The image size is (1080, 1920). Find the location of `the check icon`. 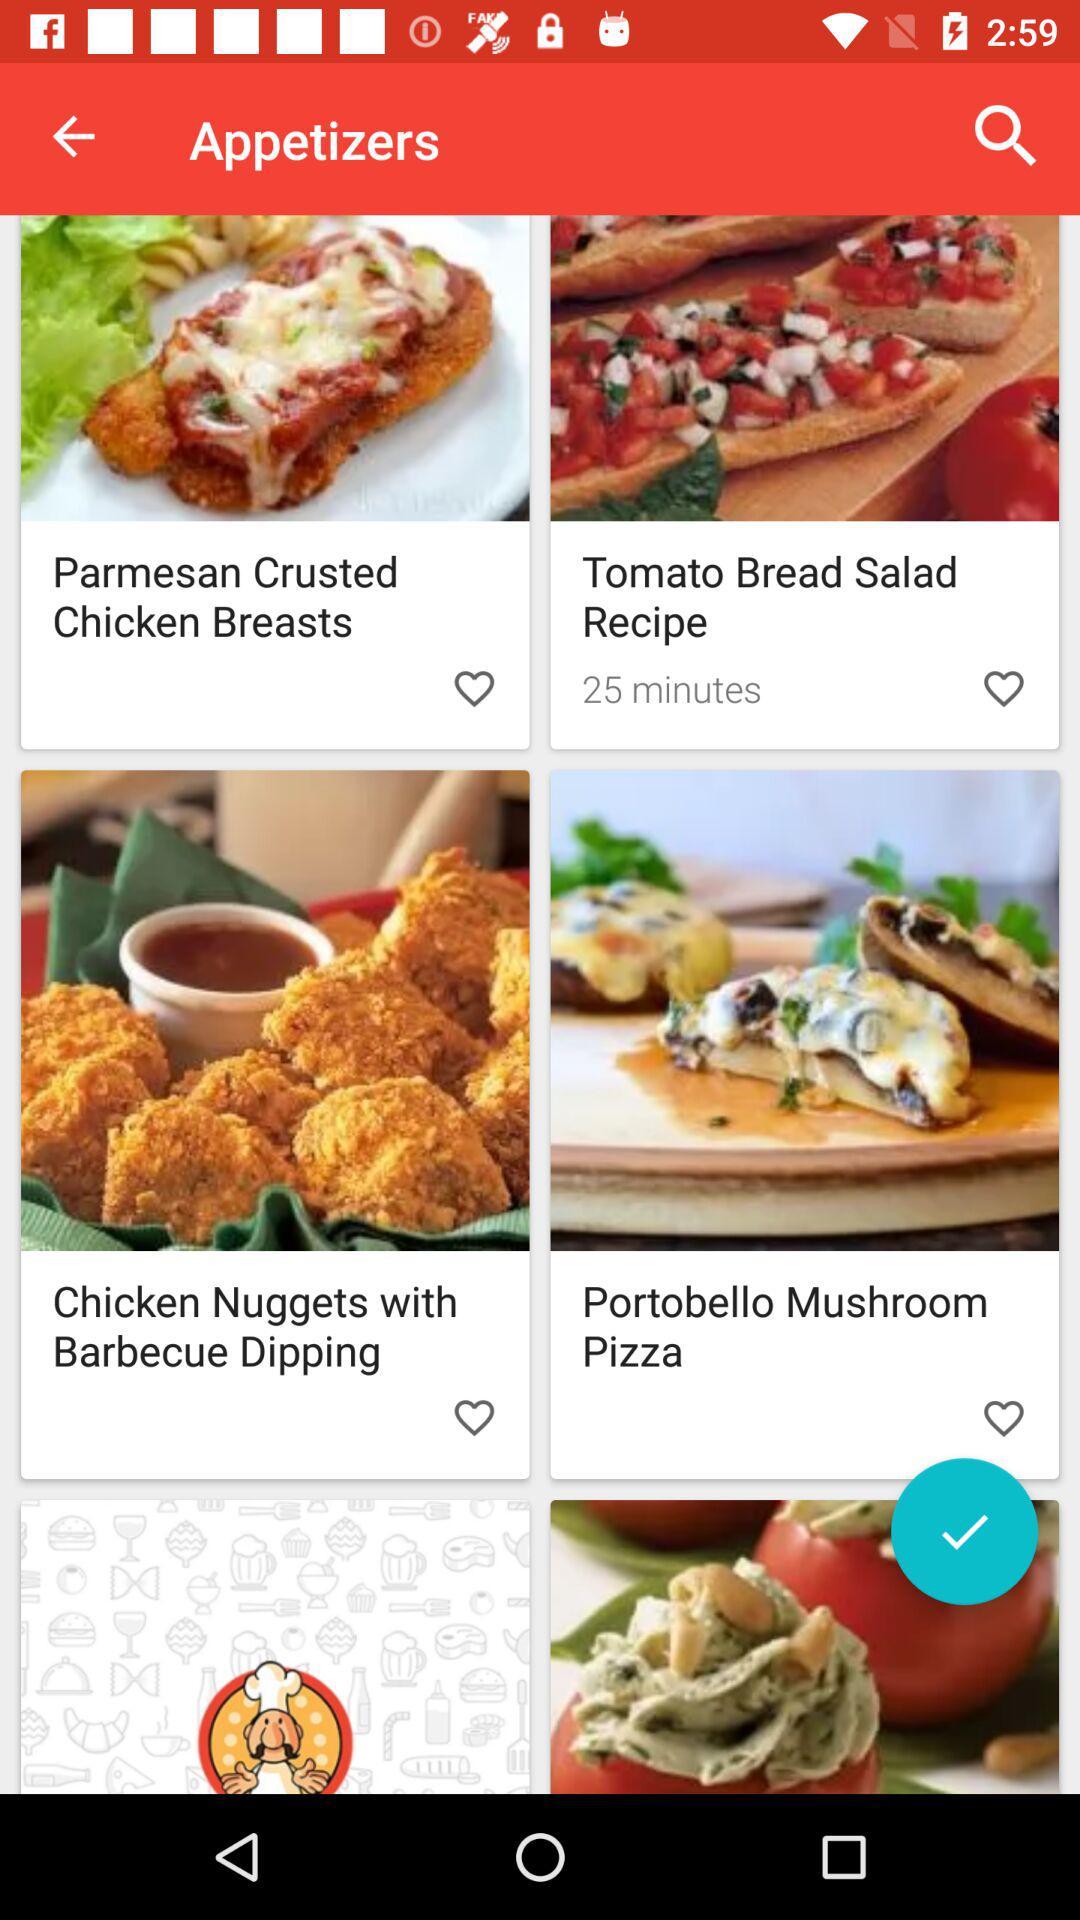

the check icon is located at coordinates (963, 1530).